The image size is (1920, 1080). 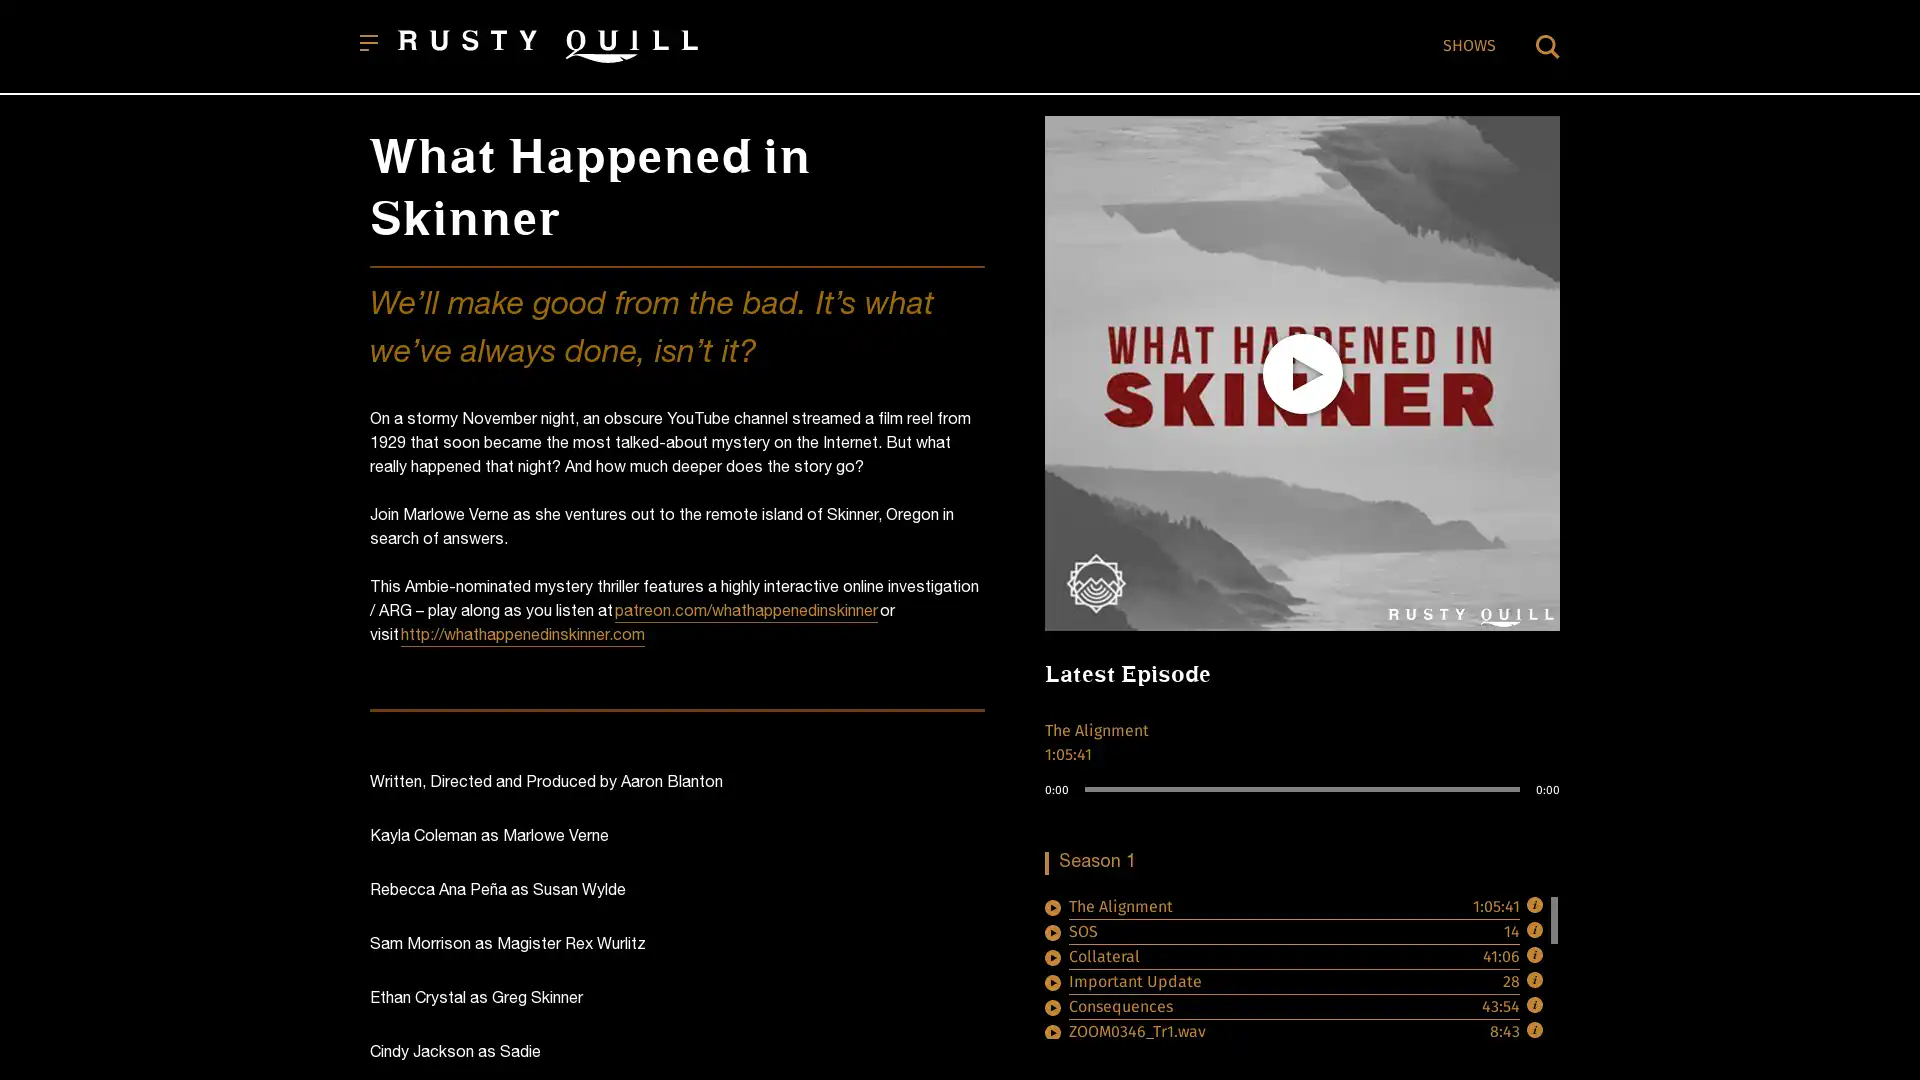 What do you see at coordinates (369, 42) in the screenshot?
I see `Open menu` at bounding box center [369, 42].